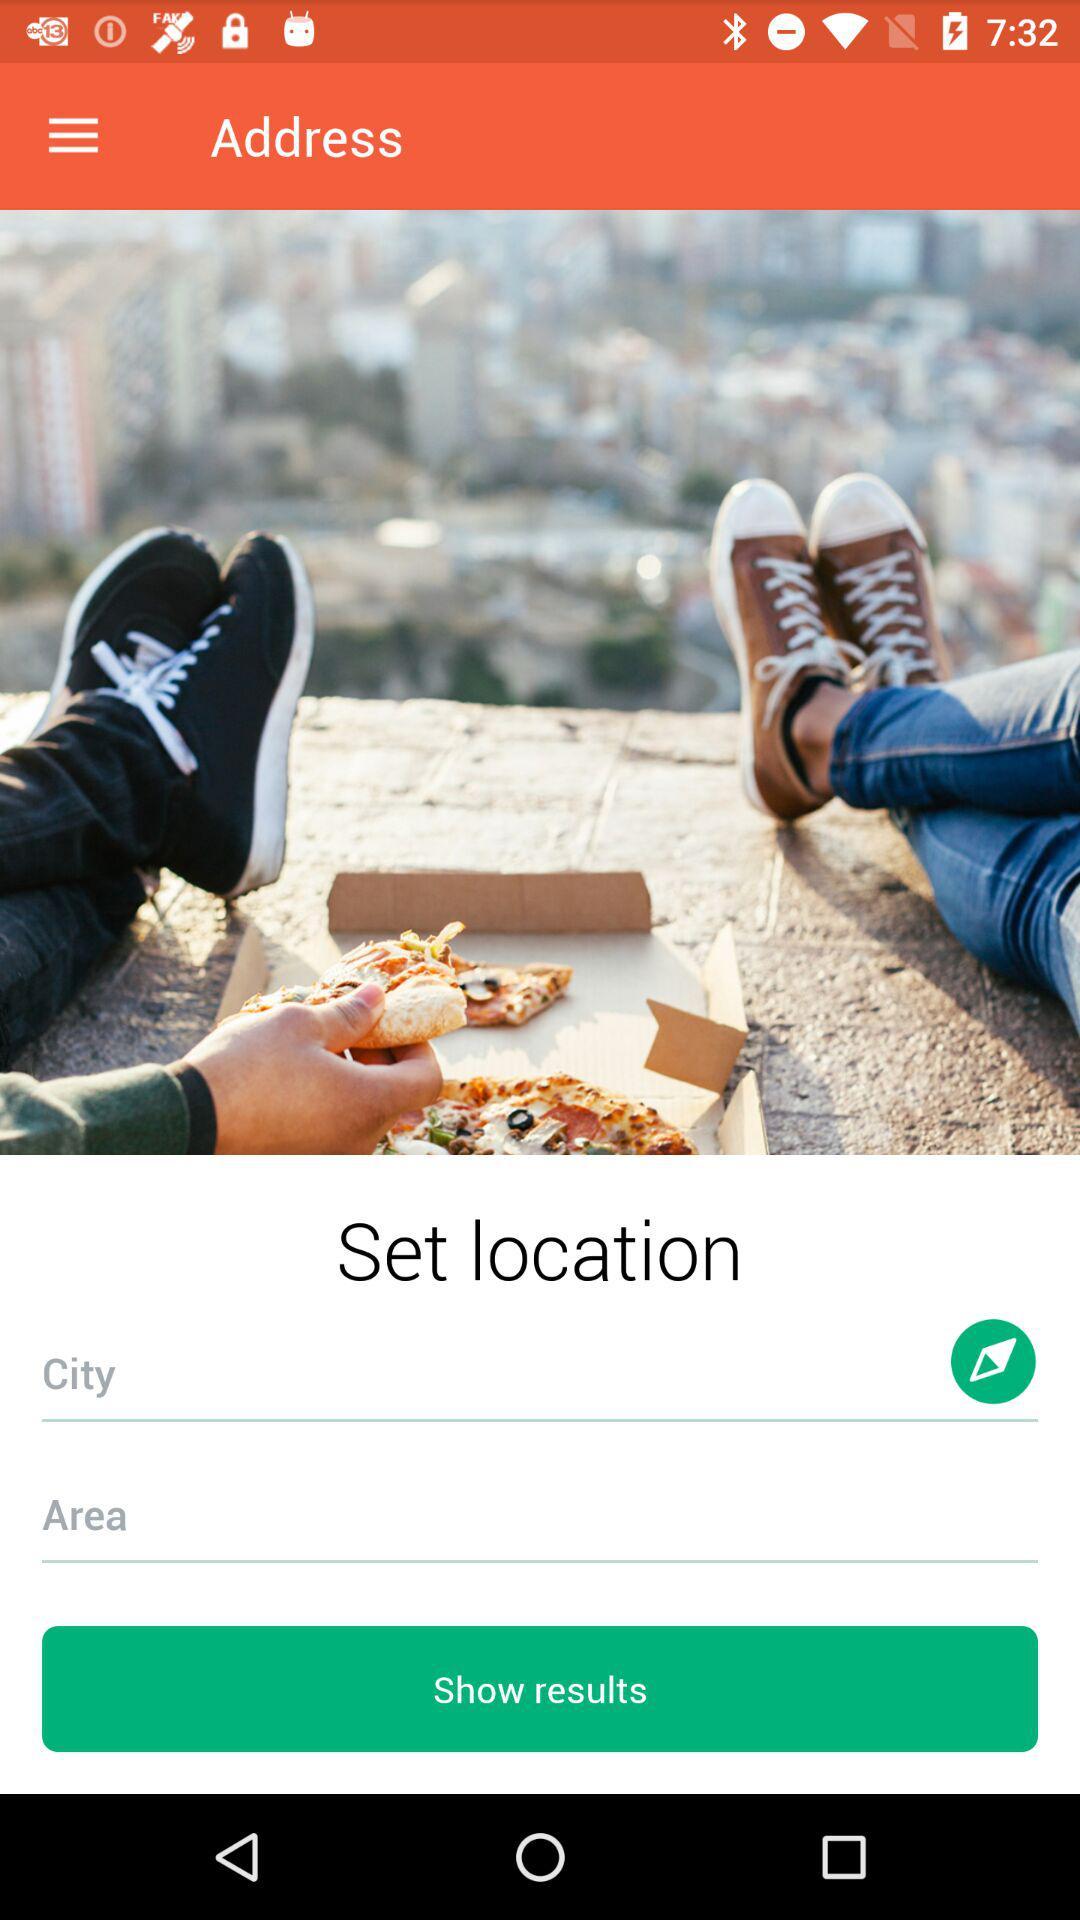 This screenshot has height=1920, width=1080. What do you see at coordinates (72, 135) in the screenshot?
I see `icon next to the address icon` at bounding box center [72, 135].